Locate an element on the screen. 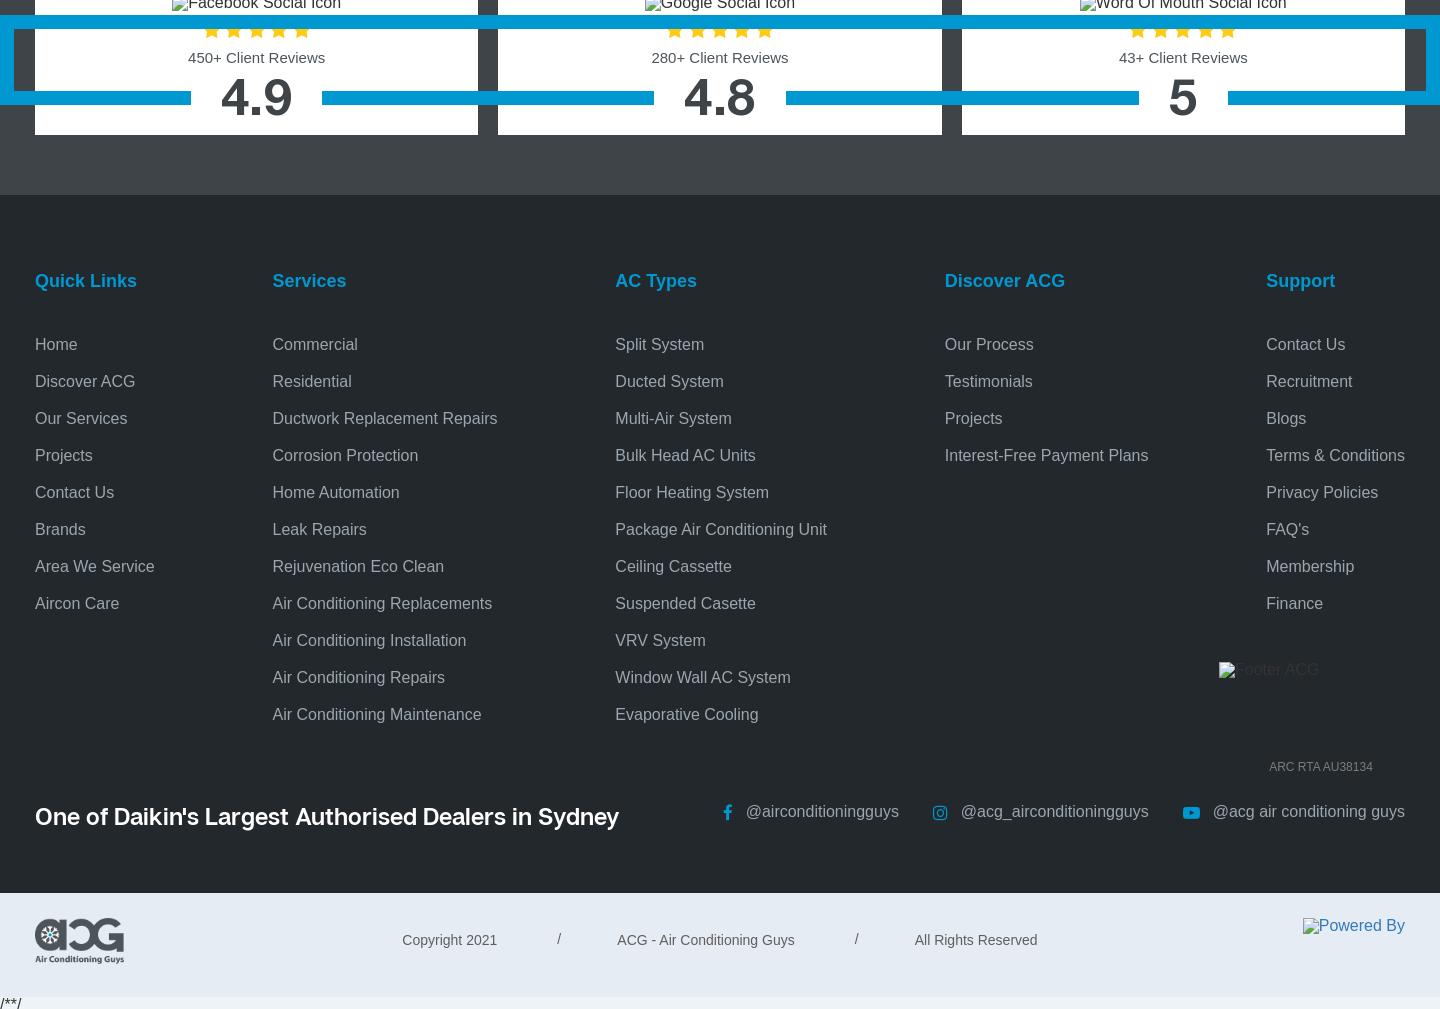  '@airconditioningguys' is located at coordinates (744, 810).